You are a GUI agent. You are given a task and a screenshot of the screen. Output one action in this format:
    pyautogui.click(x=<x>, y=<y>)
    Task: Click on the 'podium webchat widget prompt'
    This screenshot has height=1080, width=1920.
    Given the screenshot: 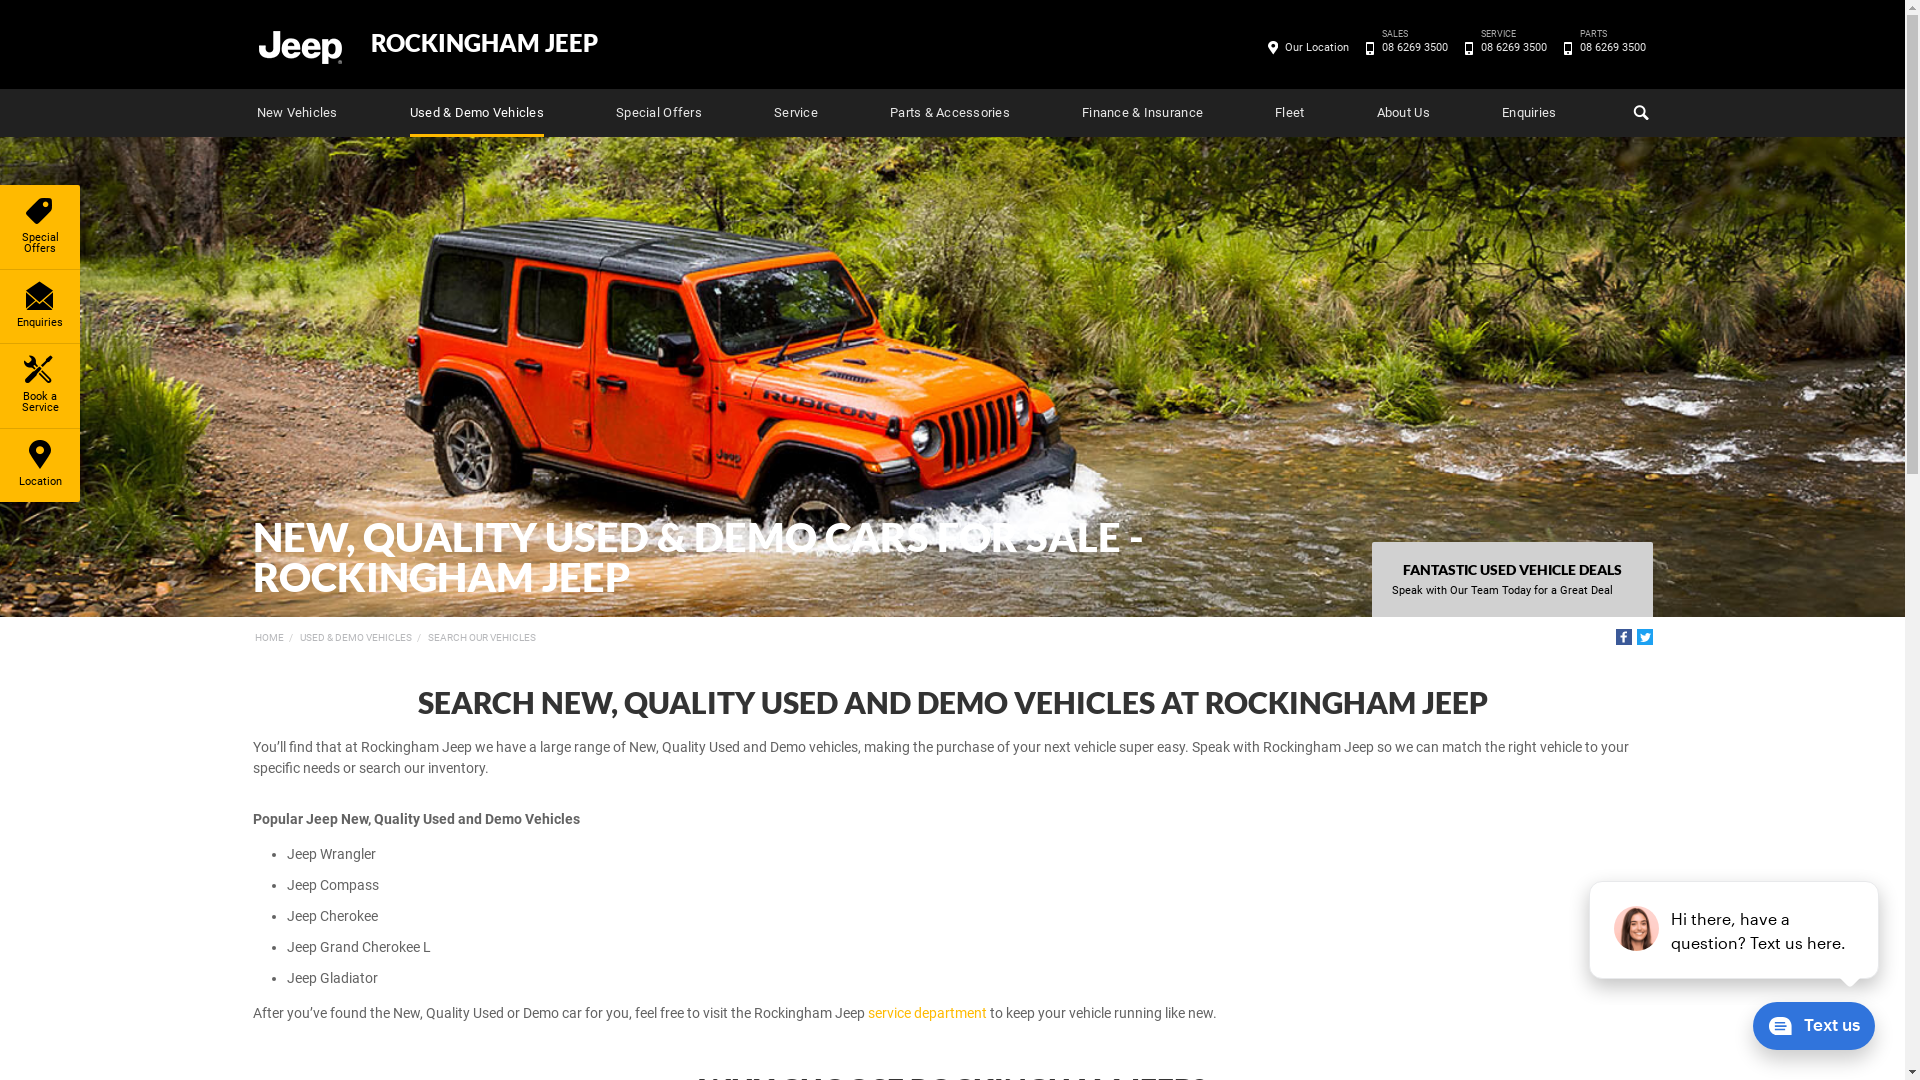 What is the action you would take?
    pyautogui.click(x=1733, y=929)
    